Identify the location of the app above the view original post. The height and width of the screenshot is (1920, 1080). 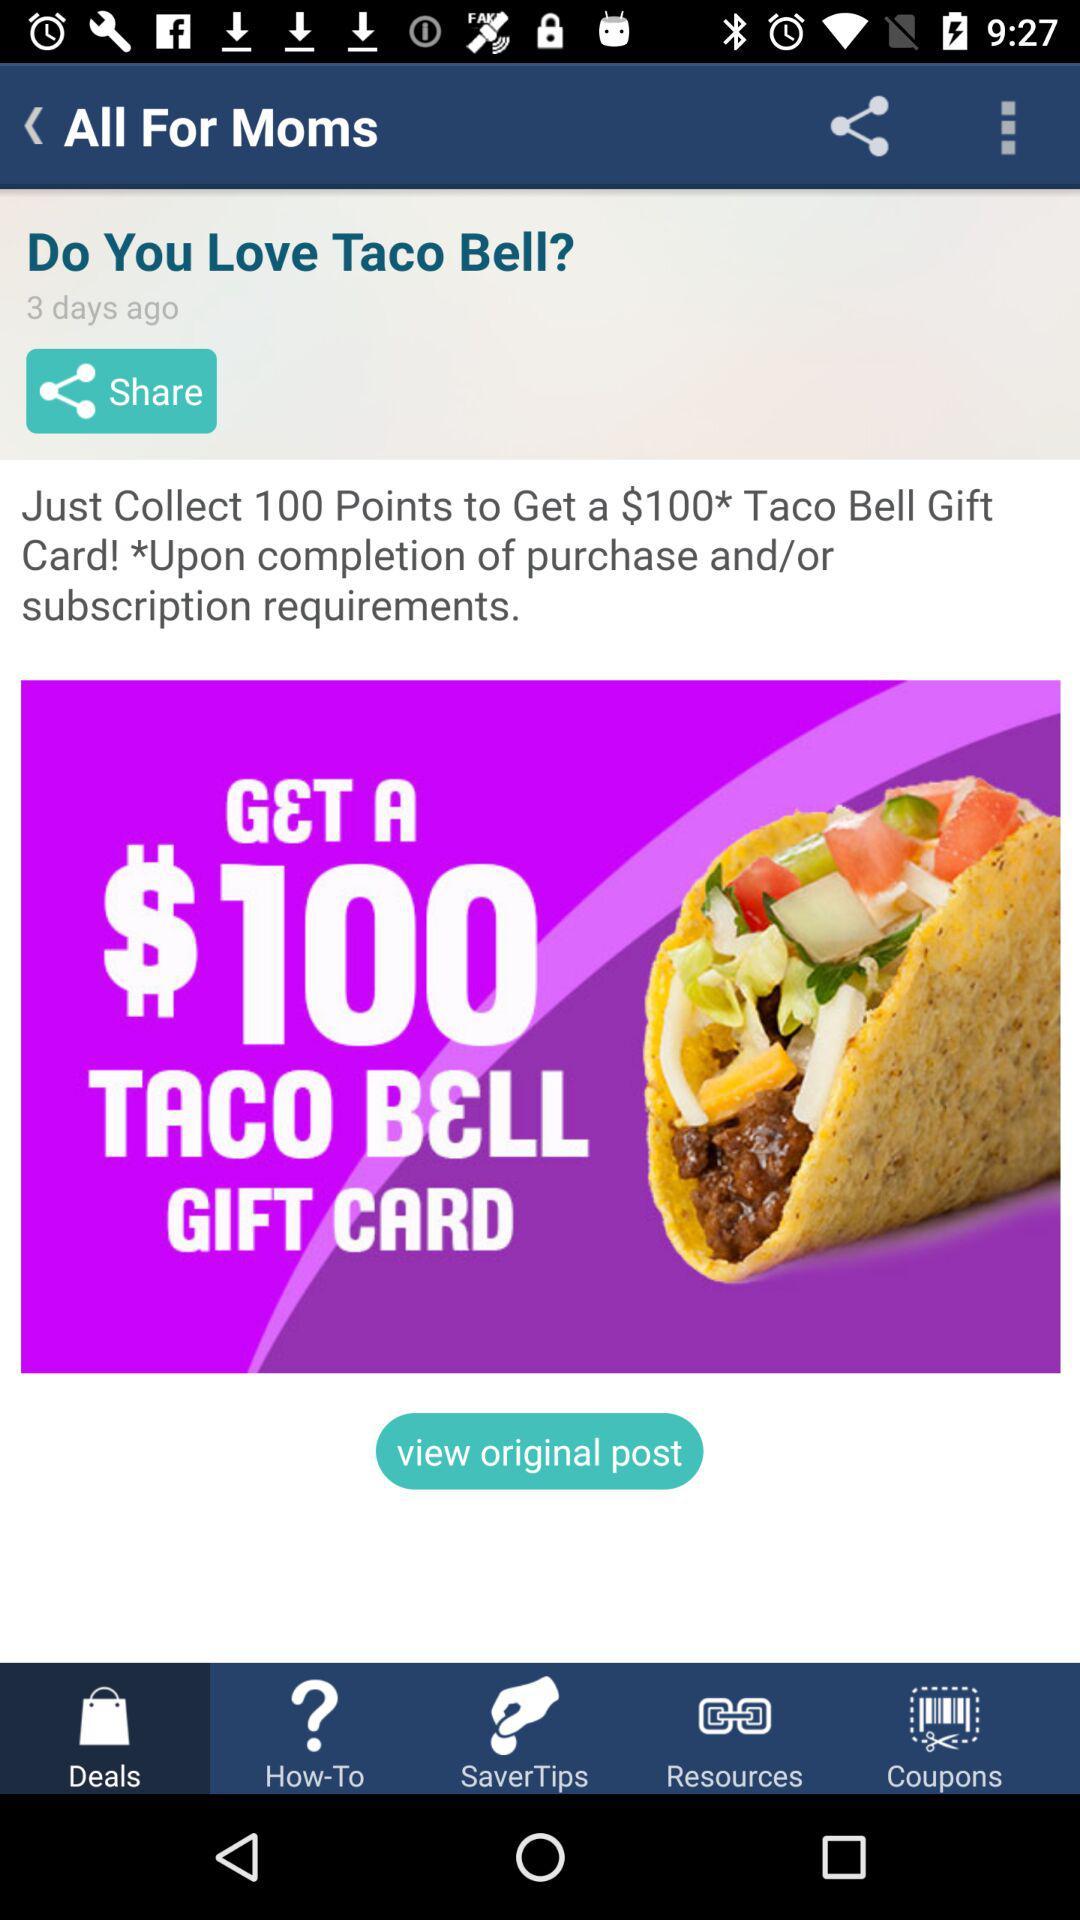
(540, 925).